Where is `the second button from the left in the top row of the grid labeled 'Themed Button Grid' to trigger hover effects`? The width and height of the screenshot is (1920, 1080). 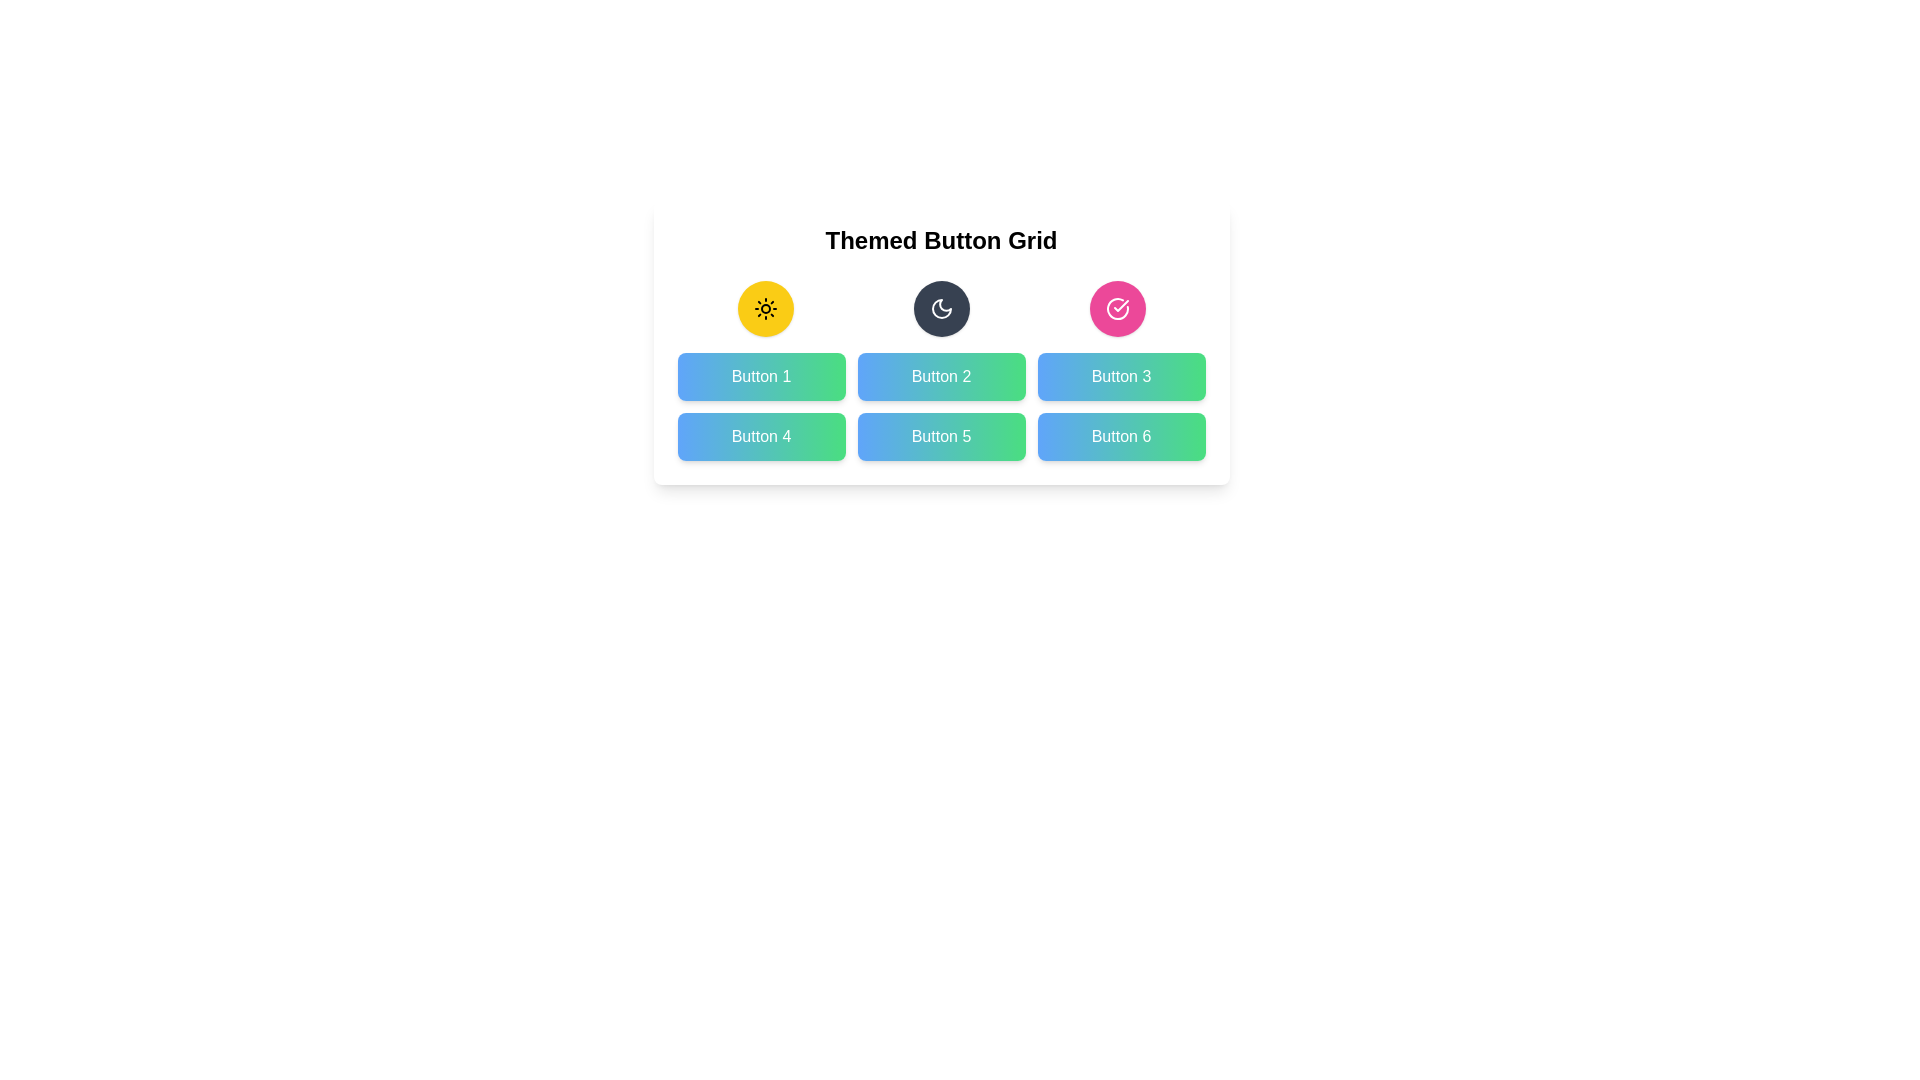 the second button from the left in the top row of the grid labeled 'Themed Button Grid' to trigger hover effects is located at coordinates (940, 377).